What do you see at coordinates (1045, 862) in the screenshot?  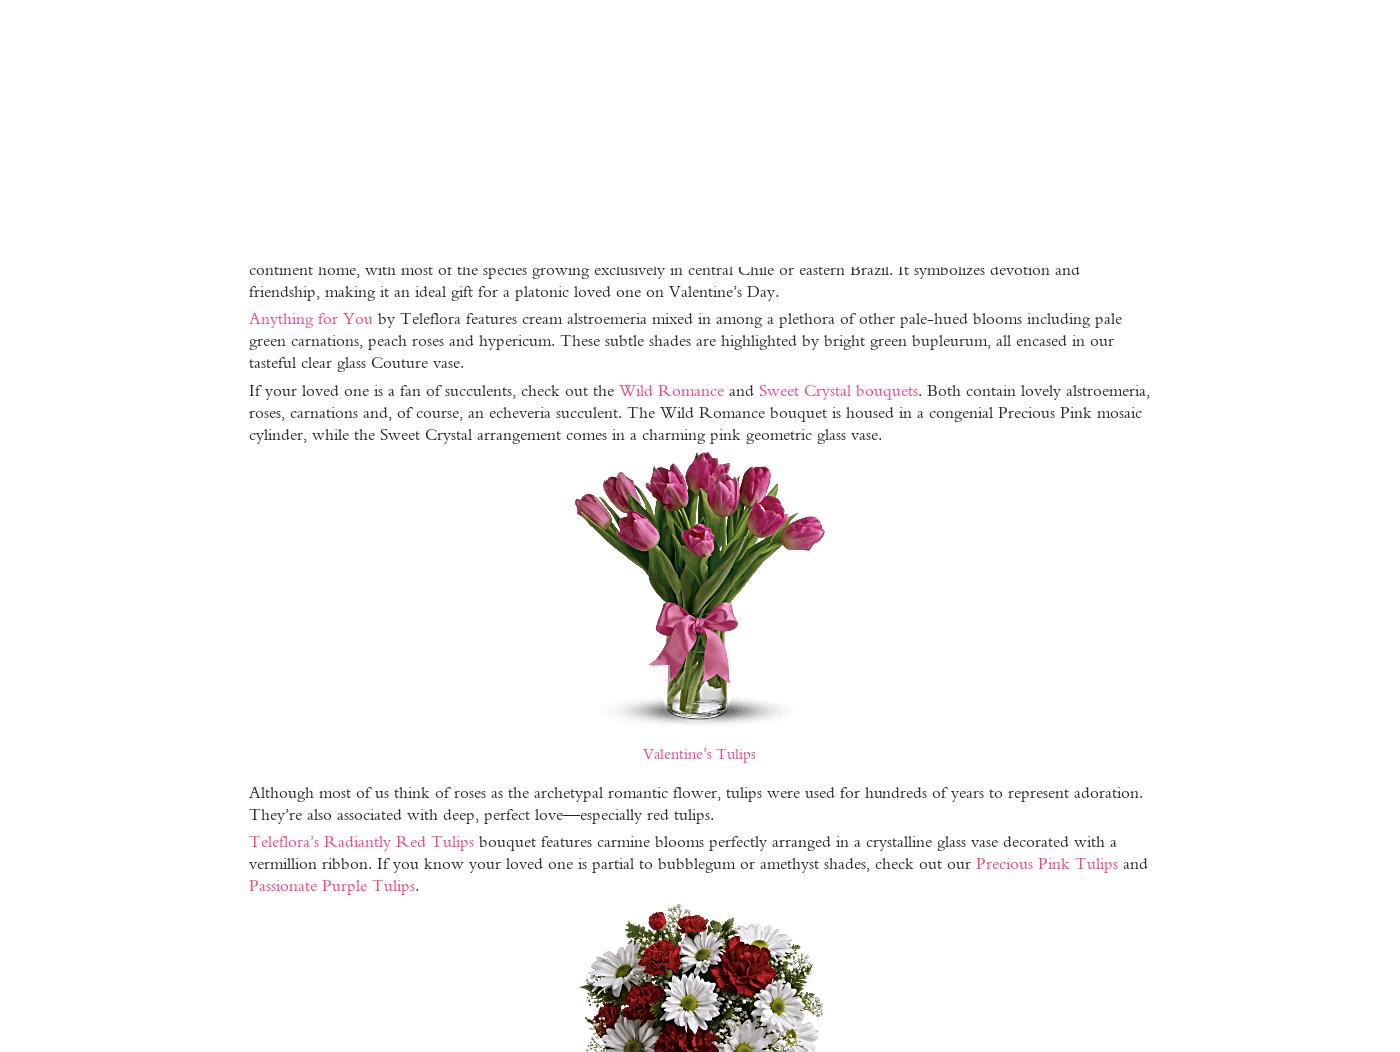 I see `'Precious Pink Tulips'` at bounding box center [1045, 862].